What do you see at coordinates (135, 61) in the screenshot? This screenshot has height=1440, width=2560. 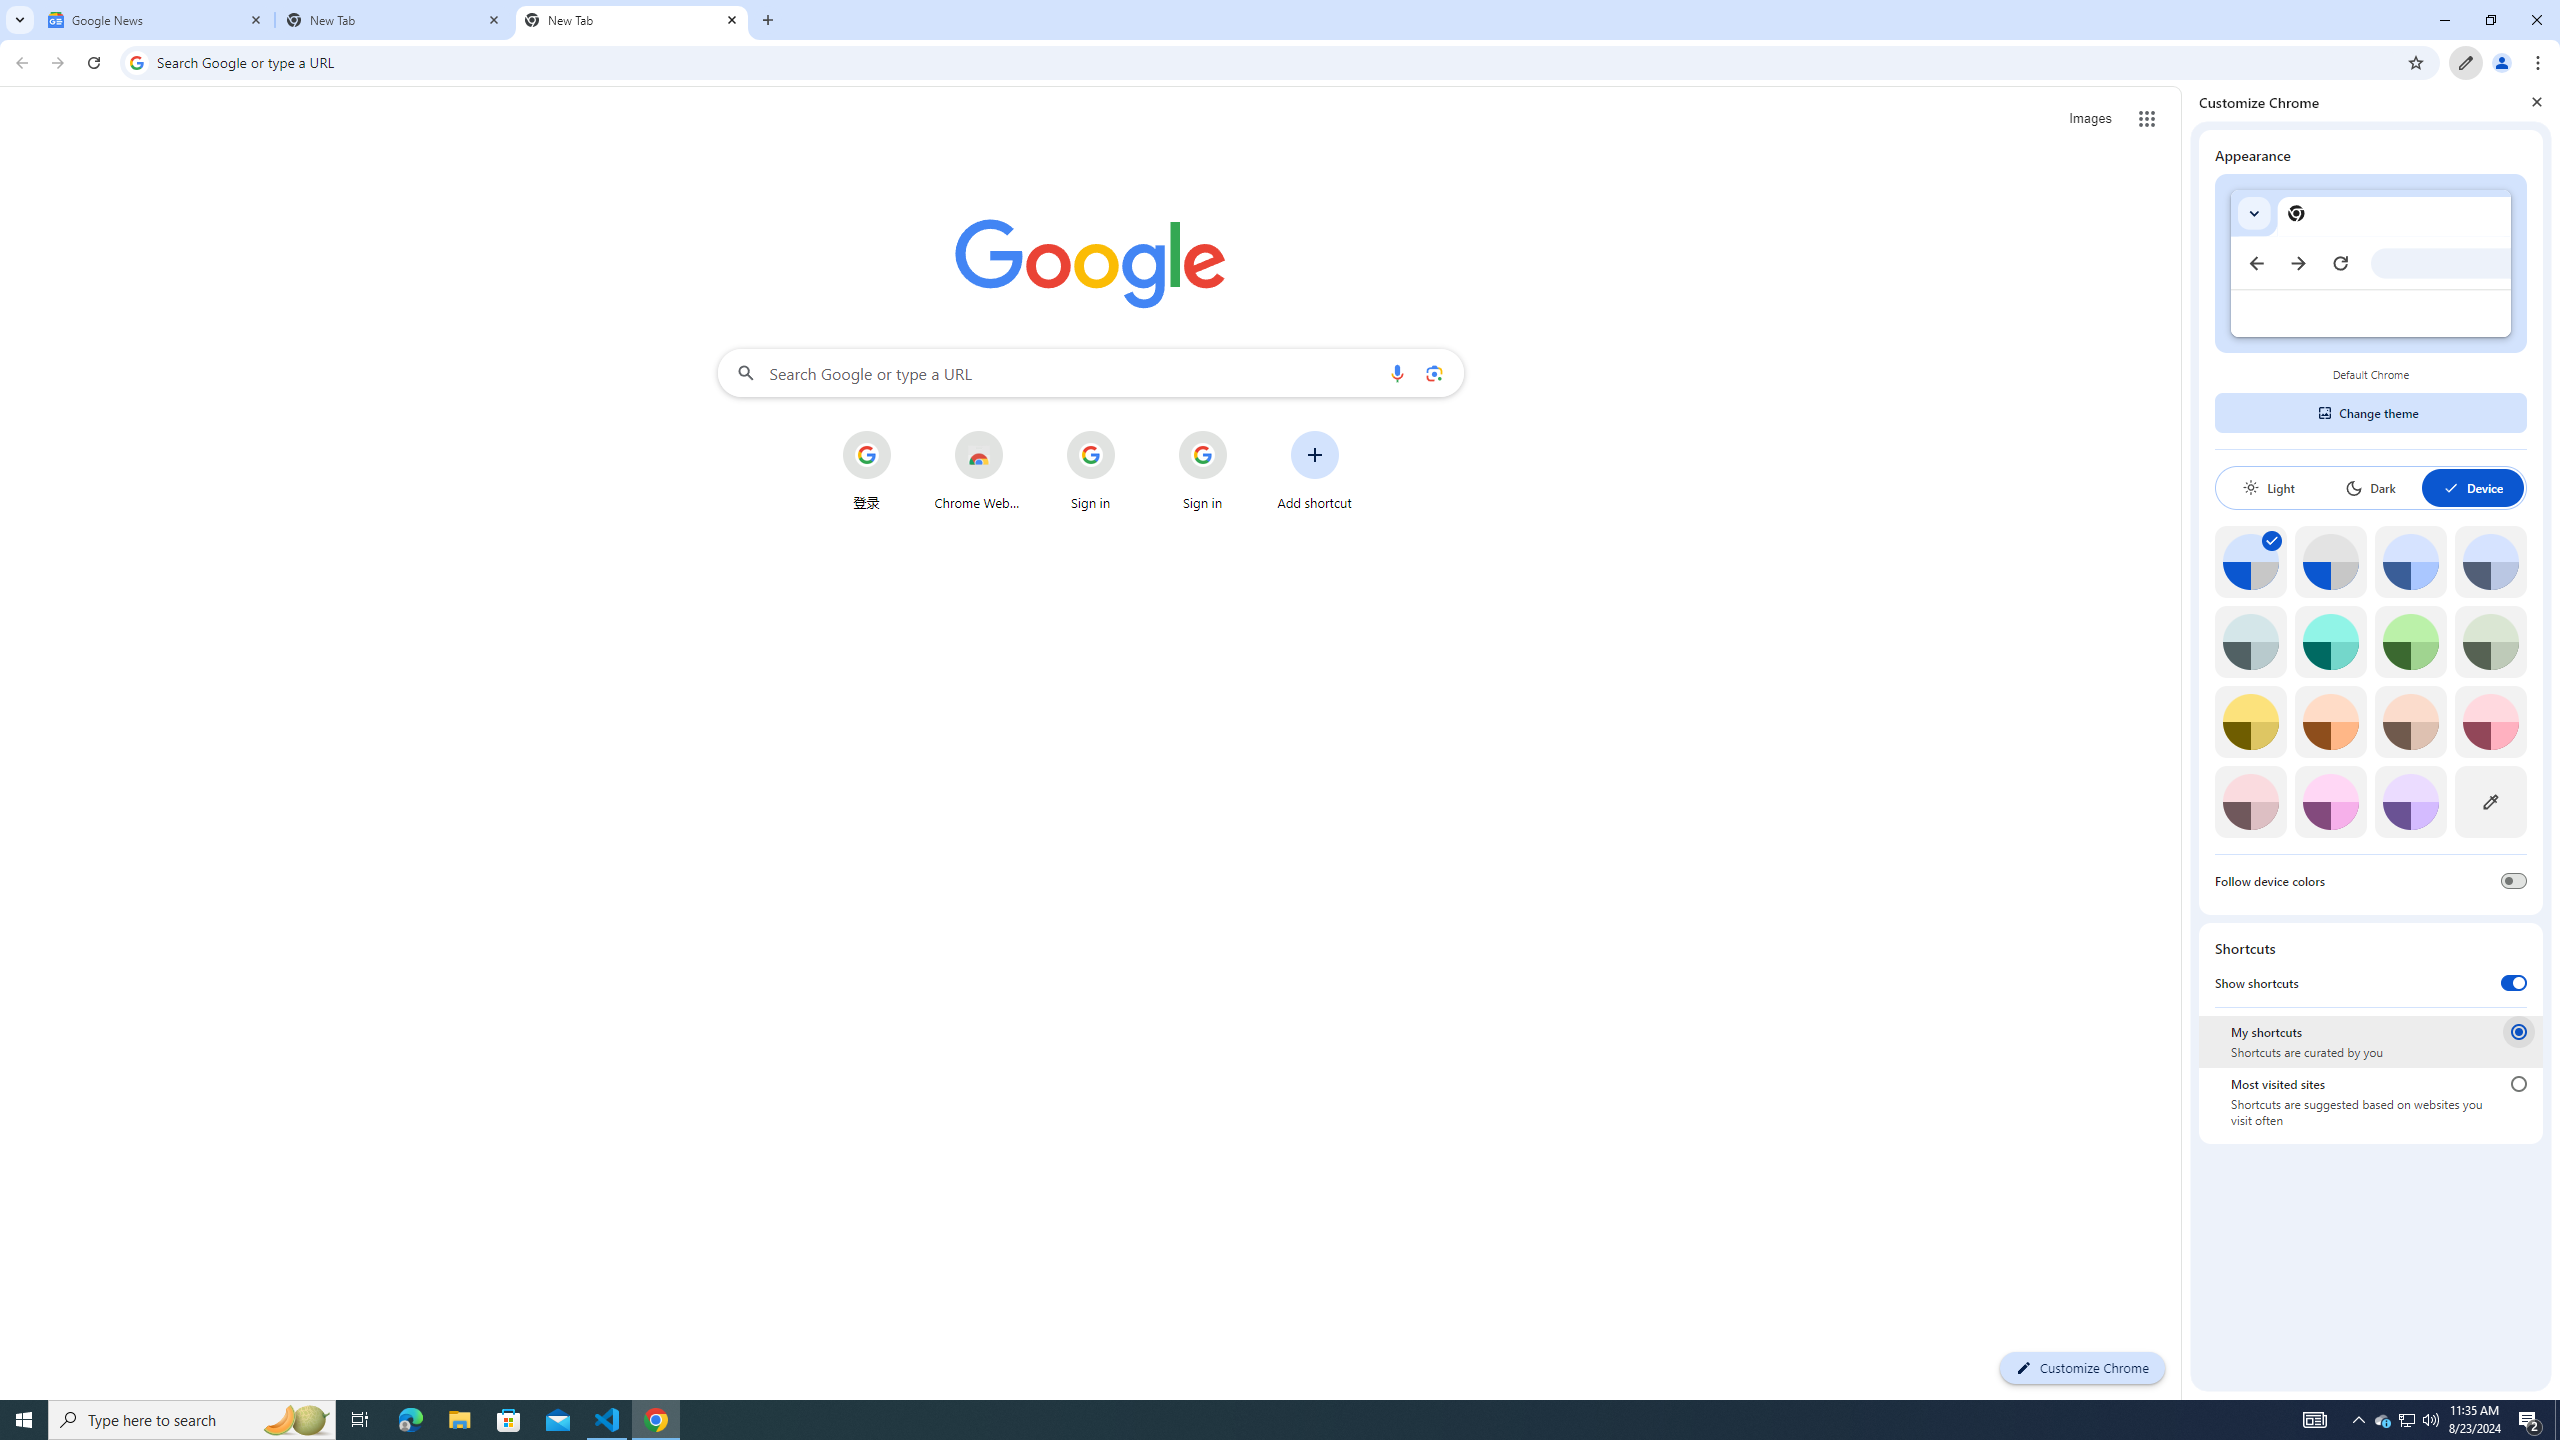 I see `'Search icon'` at bounding box center [135, 61].